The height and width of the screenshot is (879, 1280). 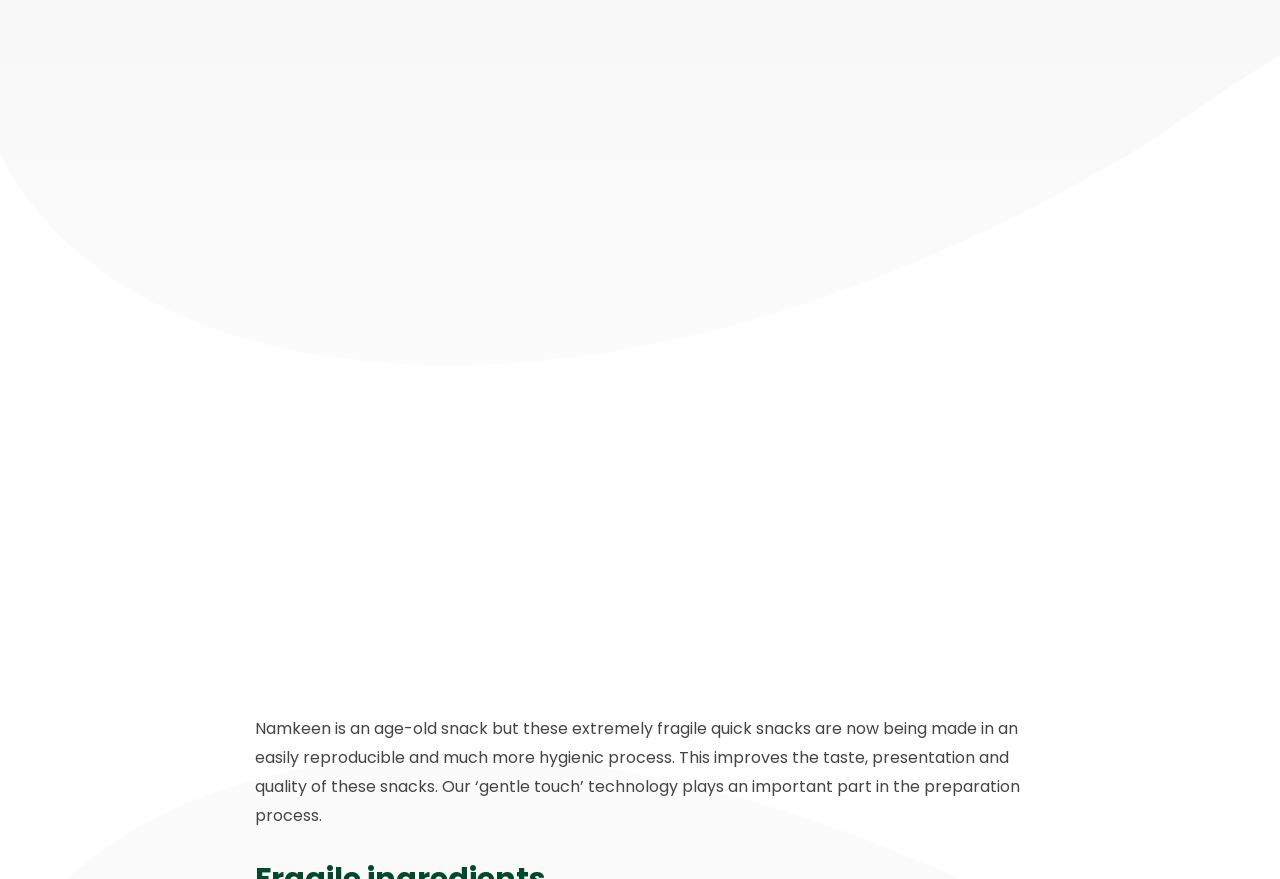 I want to click on '3316 GS Dordrecht', so click(x=393, y=721).